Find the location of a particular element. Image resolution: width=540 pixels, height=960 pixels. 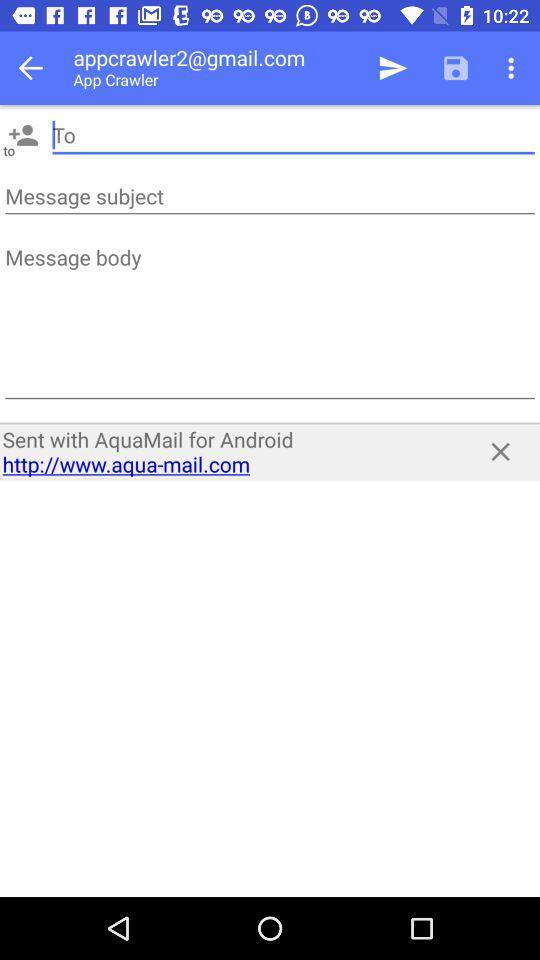

the app next to sent with aquamail item is located at coordinates (499, 451).